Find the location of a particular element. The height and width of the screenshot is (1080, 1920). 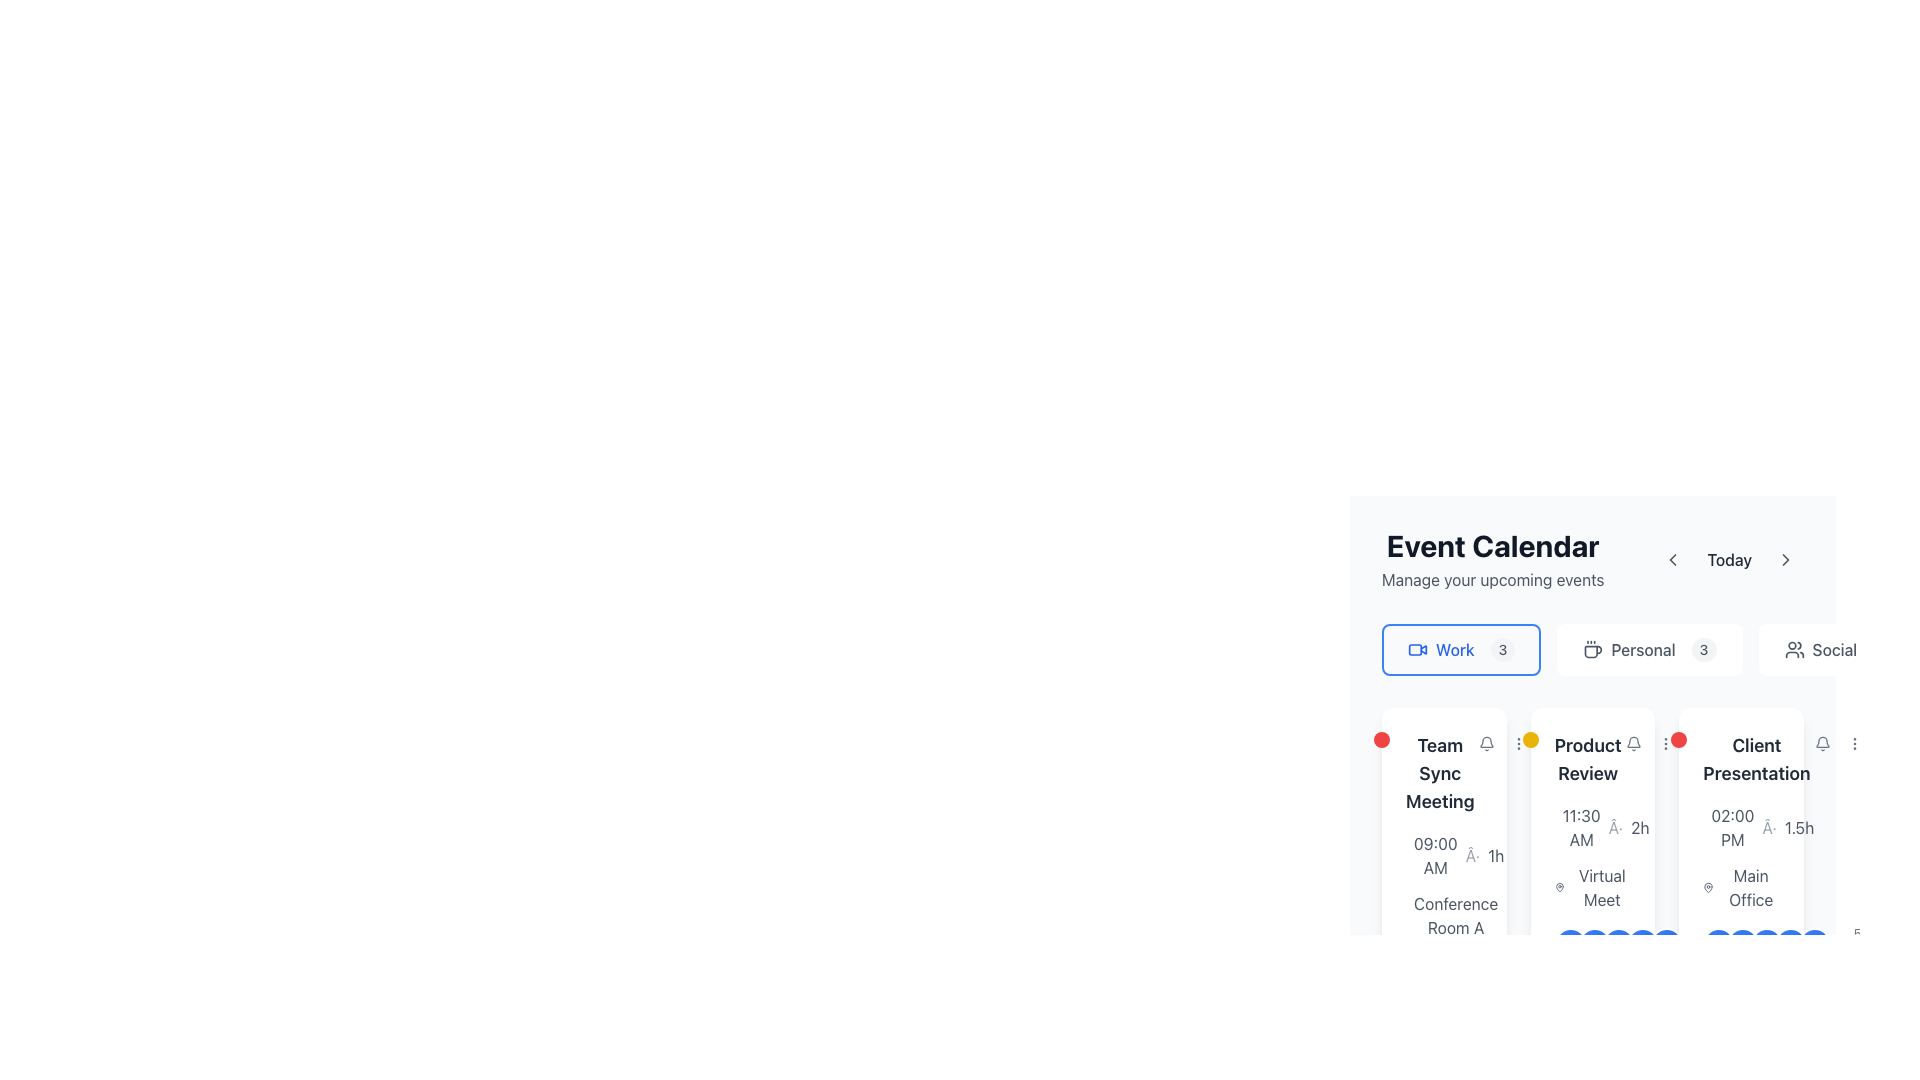

the Text display component that shows the time ('09:00 AM'), duration ('1h'), and location ('Conference Room A') within the 'Team Sync Meeting' card, located on the leftmost side of the event cards is located at coordinates (1444, 928).